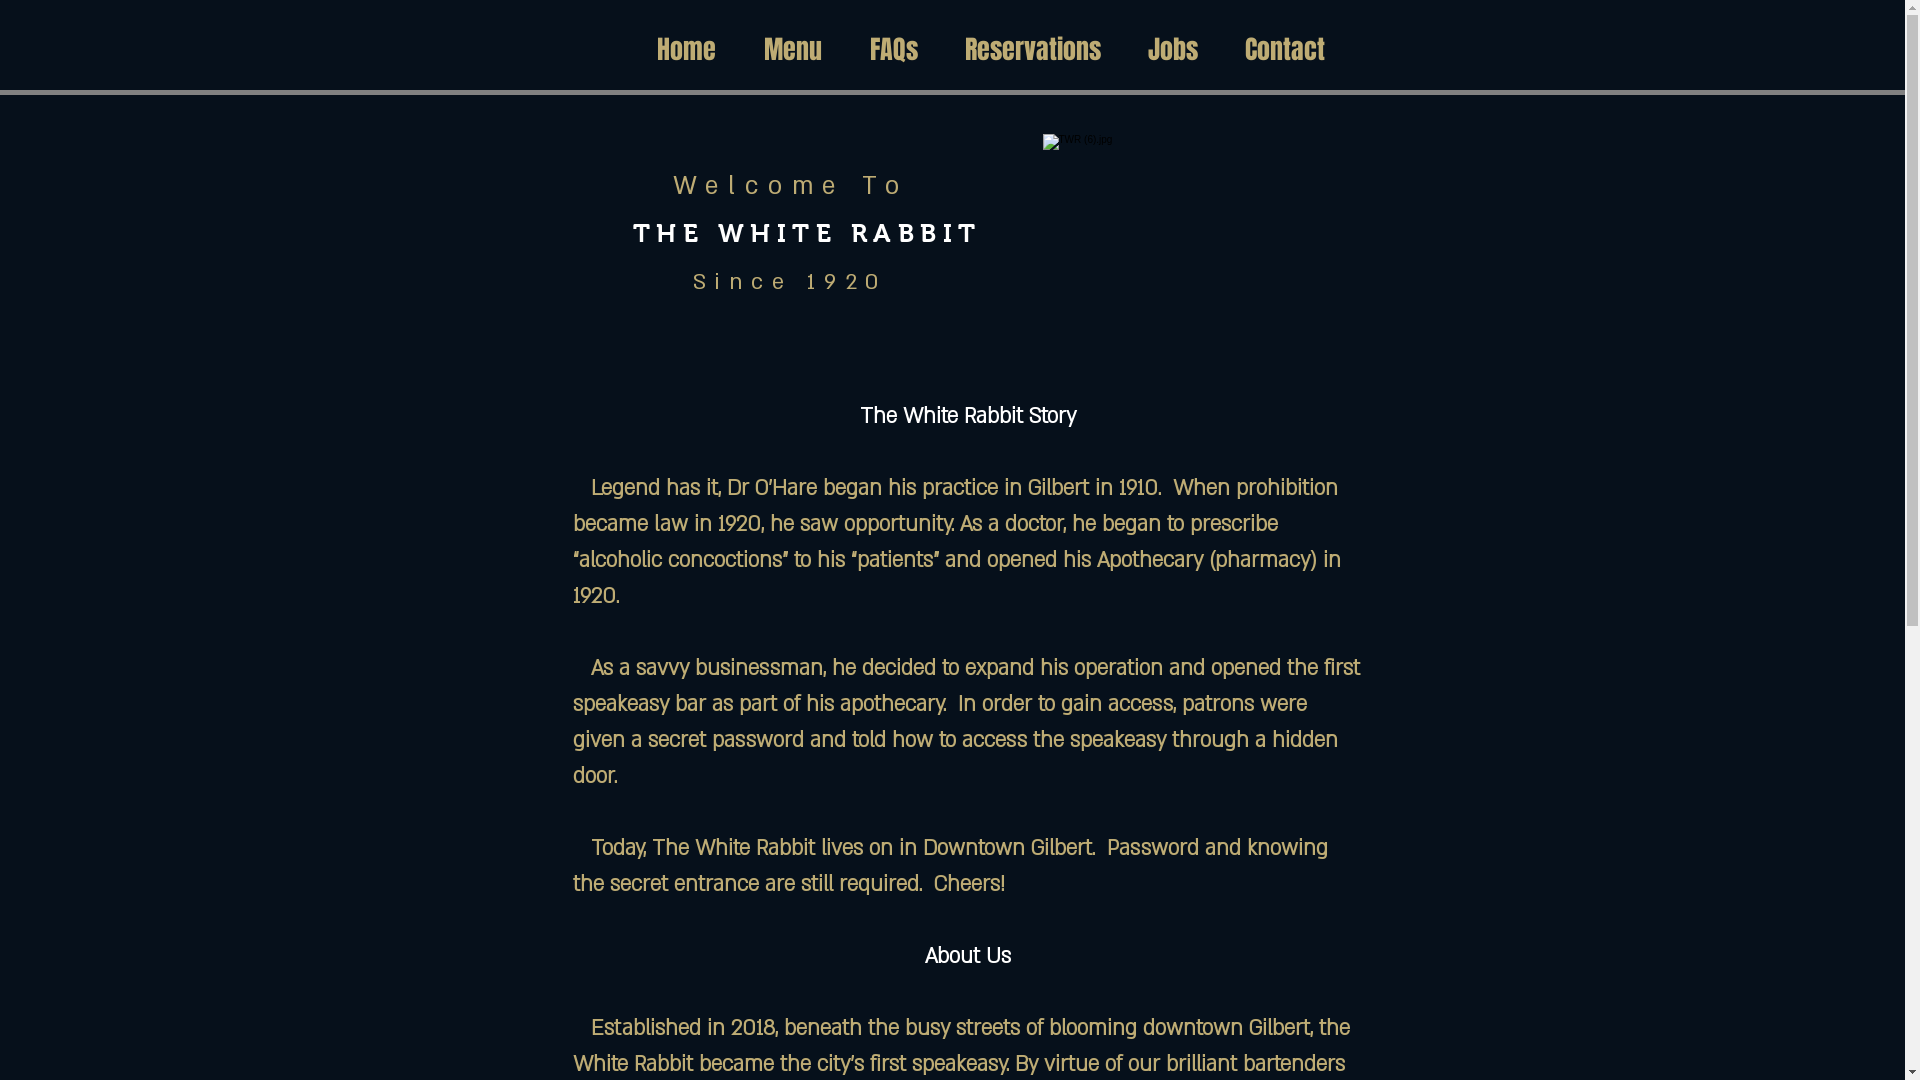  I want to click on 'Contact', so click(1221, 49).